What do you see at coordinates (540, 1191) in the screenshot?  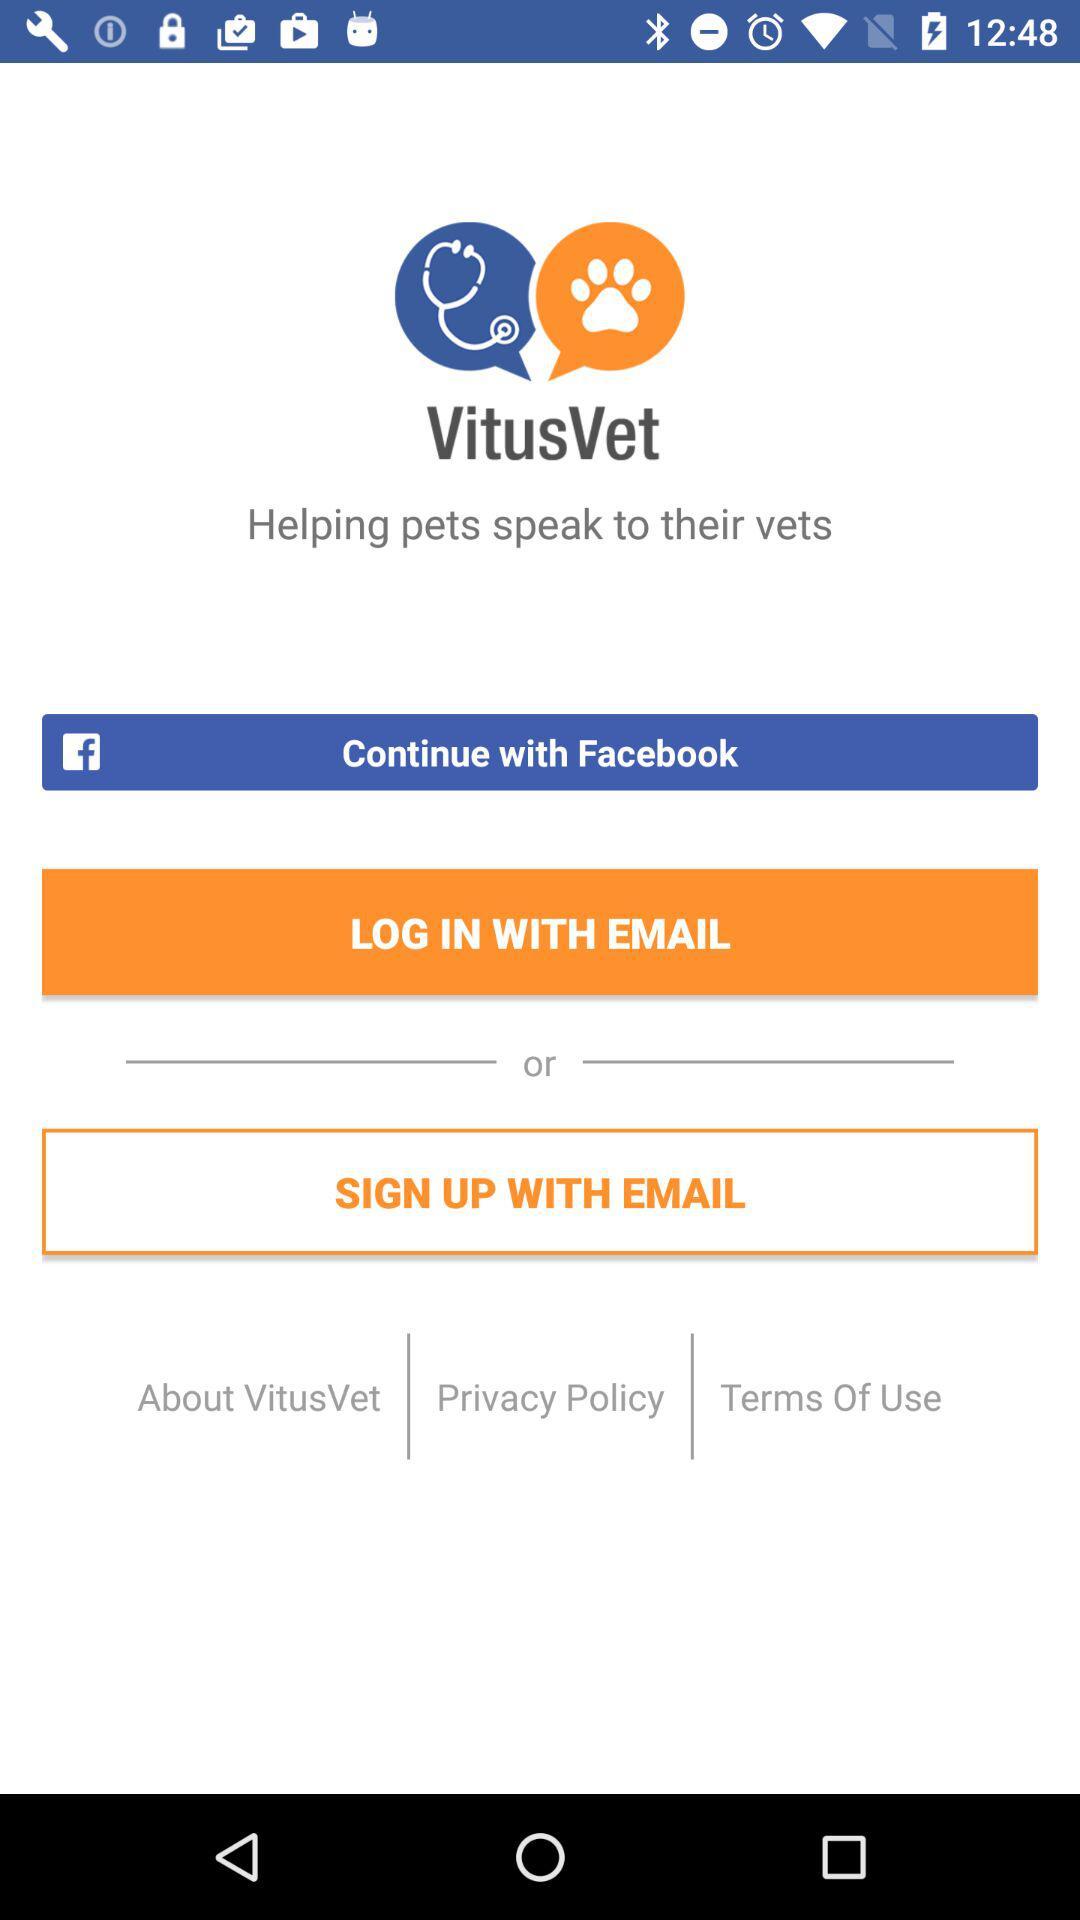 I see `sign up with item` at bounding box center [540, 1191].